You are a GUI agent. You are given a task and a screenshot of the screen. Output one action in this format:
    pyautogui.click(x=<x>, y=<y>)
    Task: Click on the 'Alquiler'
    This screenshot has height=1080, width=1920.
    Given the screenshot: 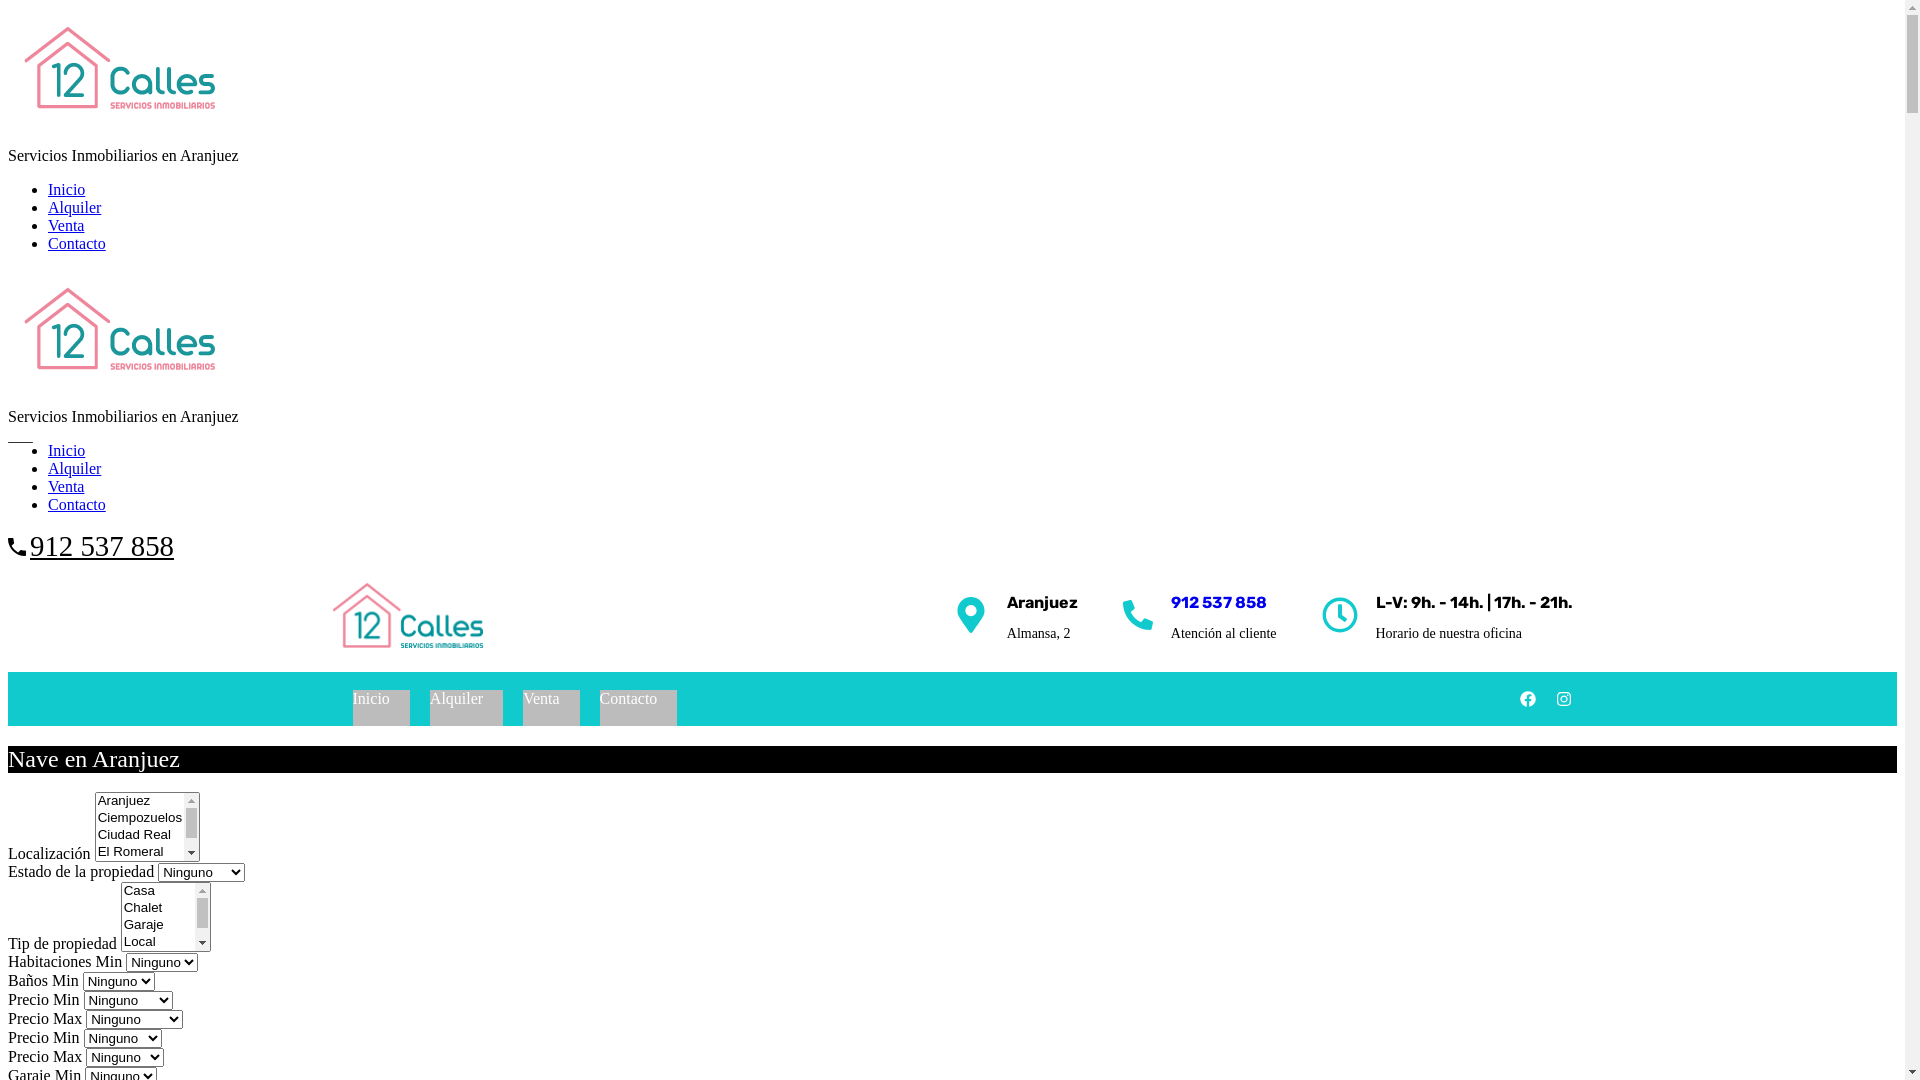 What is the action you would take?
    pyautogui.click(x=74, y=468)
    